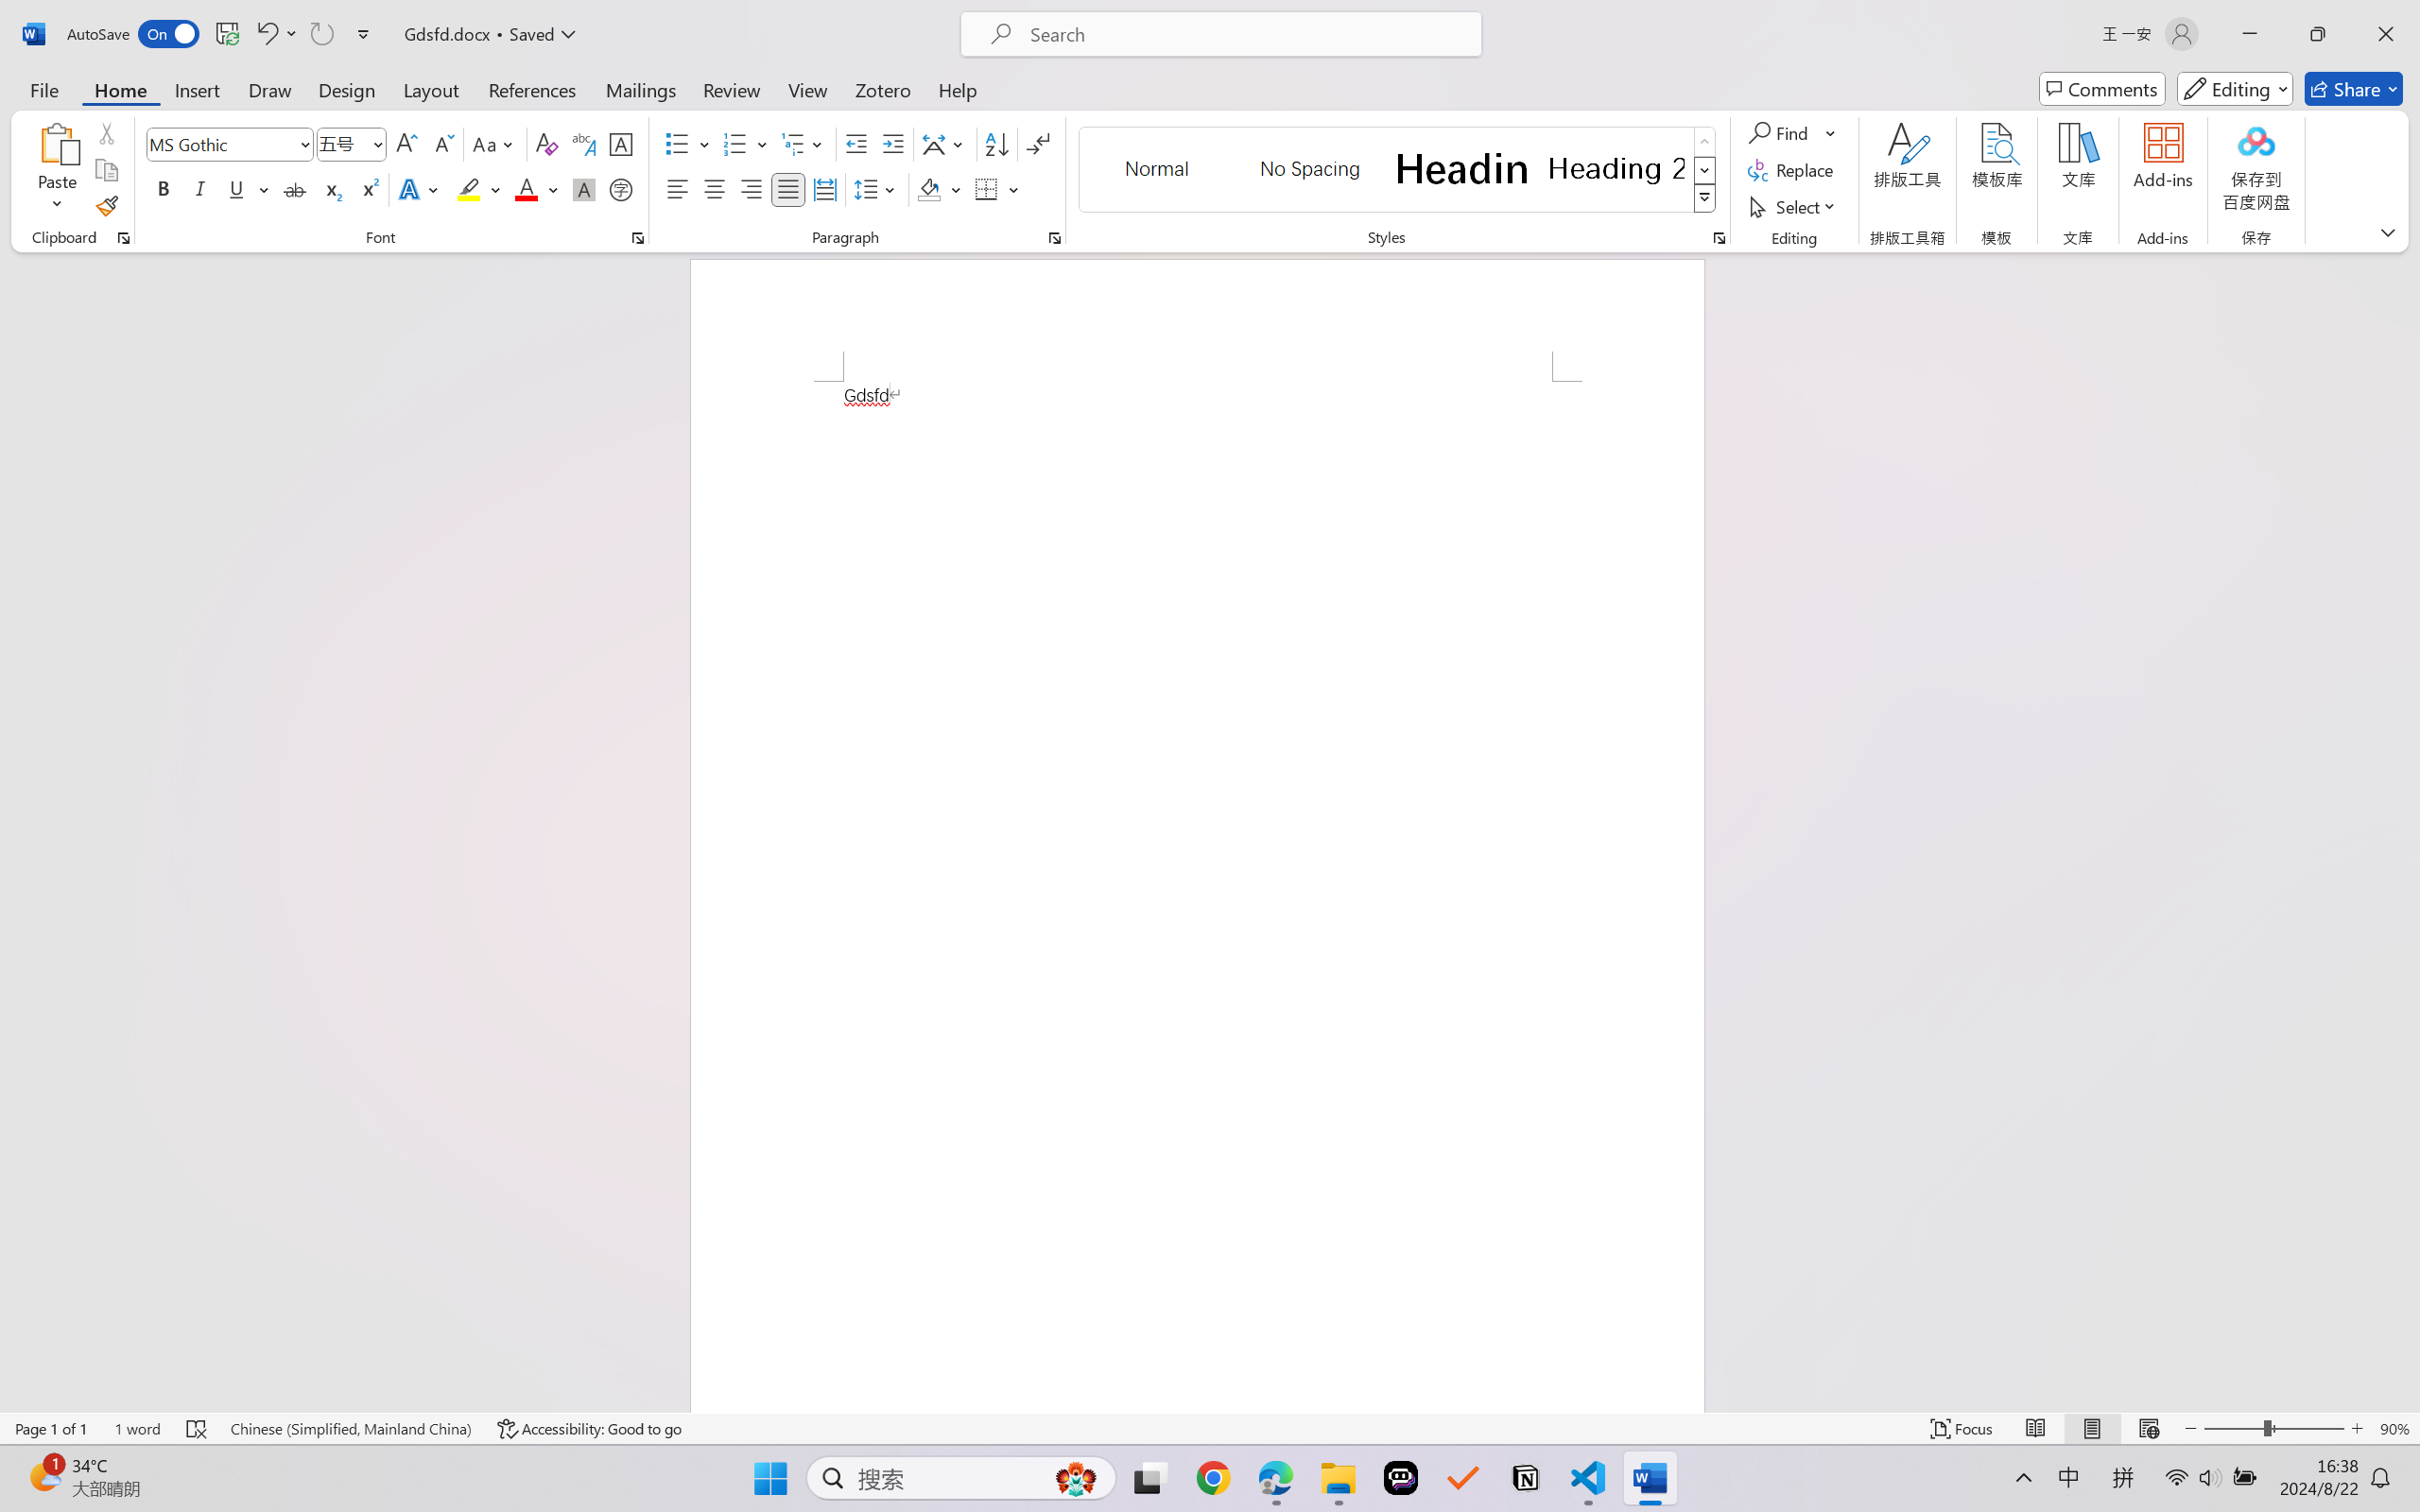 Image resolution: width=2420 pixels, height=1512 pixels. What do you see at coordinates (320, 33) in the screenshot?
I see `'Can'` at bounding box center [320, 33].